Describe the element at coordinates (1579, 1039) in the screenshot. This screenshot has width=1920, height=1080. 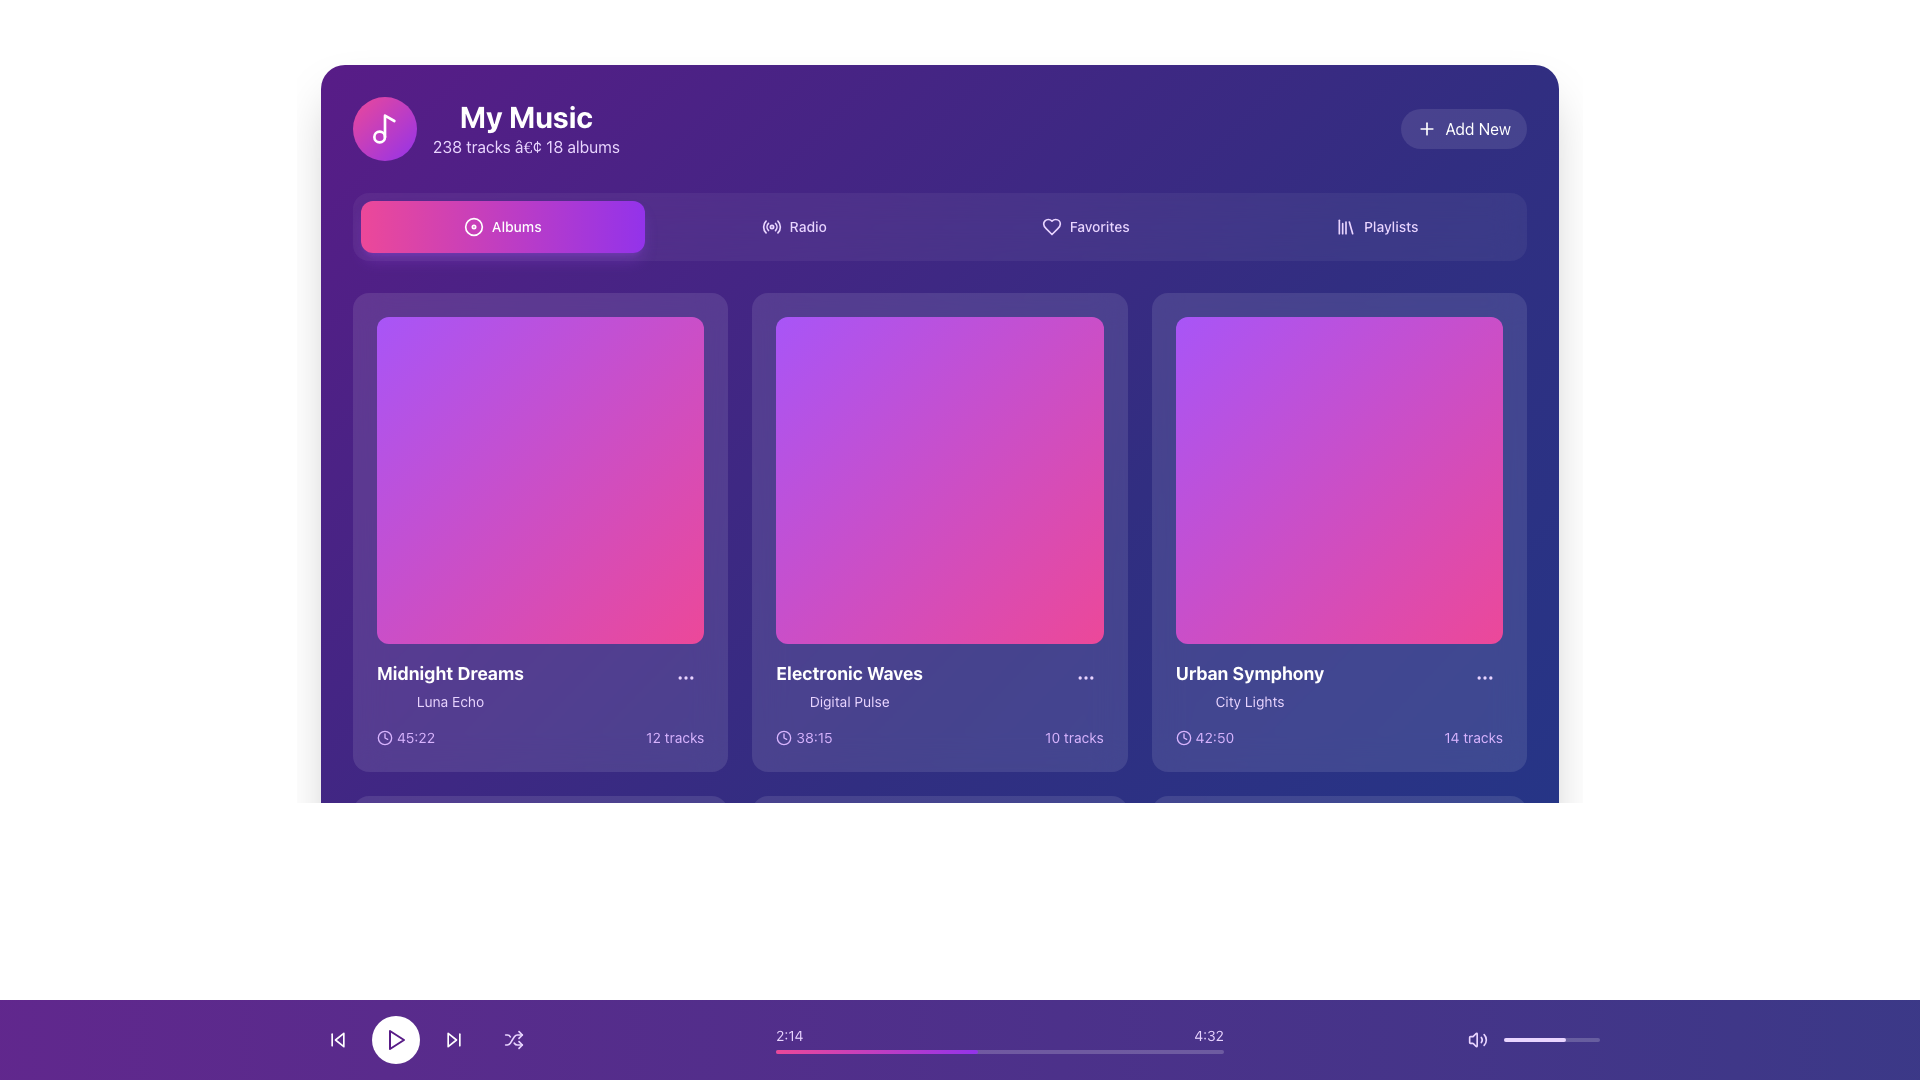
I see `the volume` at that location.